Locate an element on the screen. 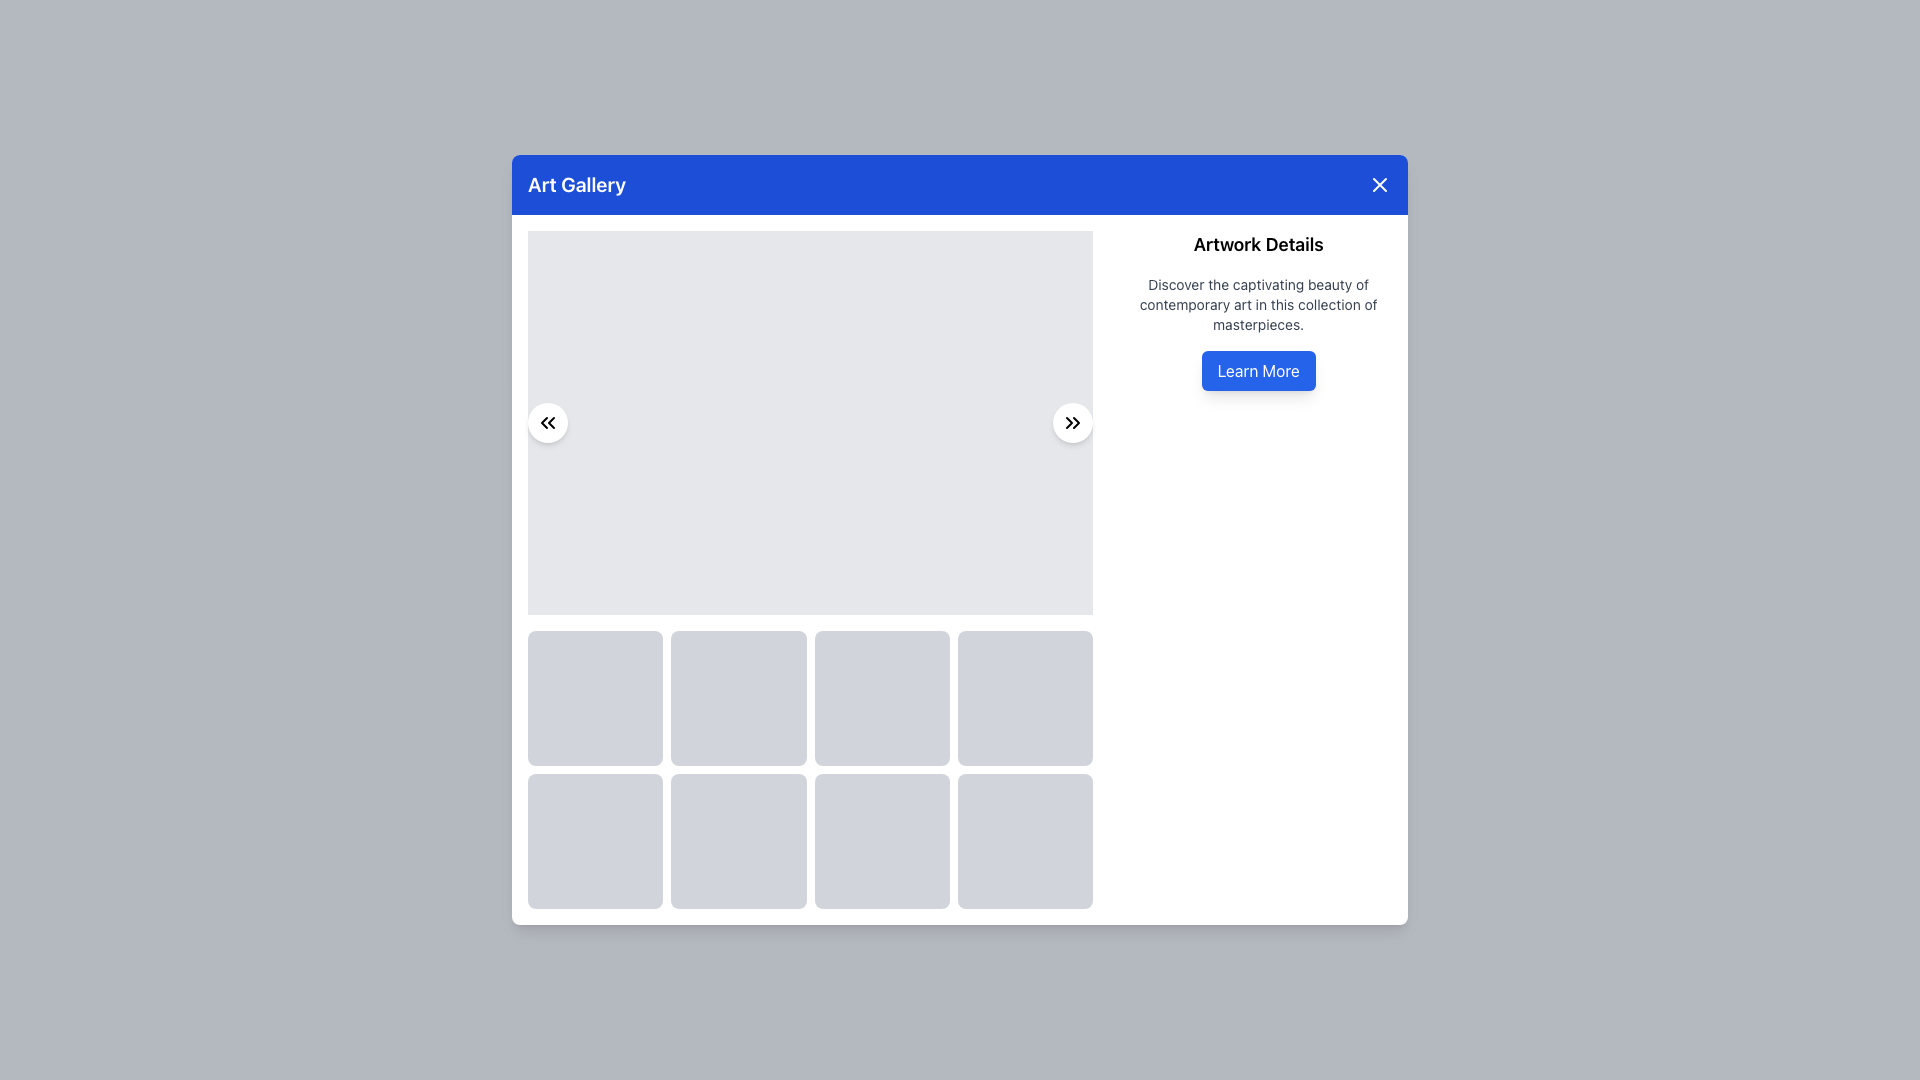 This screenshot has height=1080, width=1920. the static visual block that represents an item or slot, located as the fourth element in the first row of a 4x2 grid layout is located at coordinates (1025, 697).